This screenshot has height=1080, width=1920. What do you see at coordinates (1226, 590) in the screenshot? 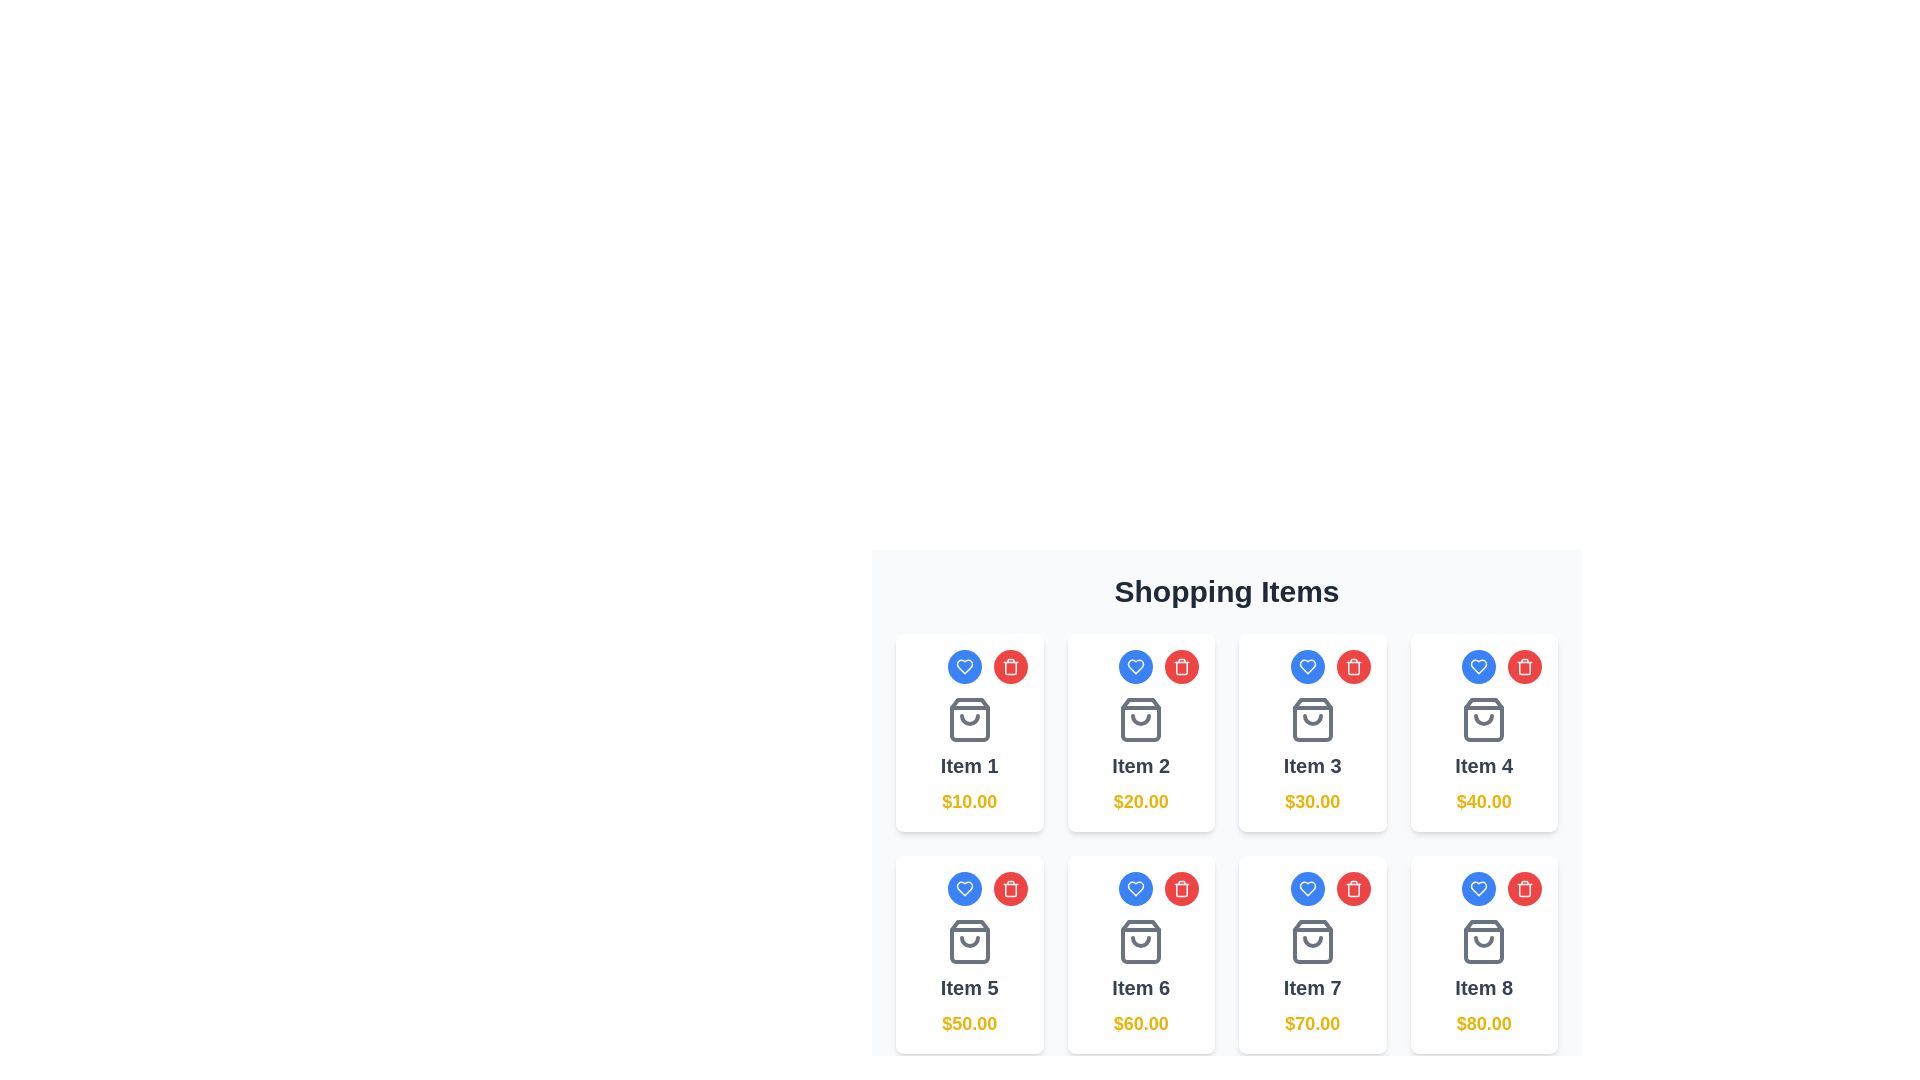
I see `static text label that serves as the header for the shopping items section, positioned at the top of the grid layout` at bounding box center [1226, 590].